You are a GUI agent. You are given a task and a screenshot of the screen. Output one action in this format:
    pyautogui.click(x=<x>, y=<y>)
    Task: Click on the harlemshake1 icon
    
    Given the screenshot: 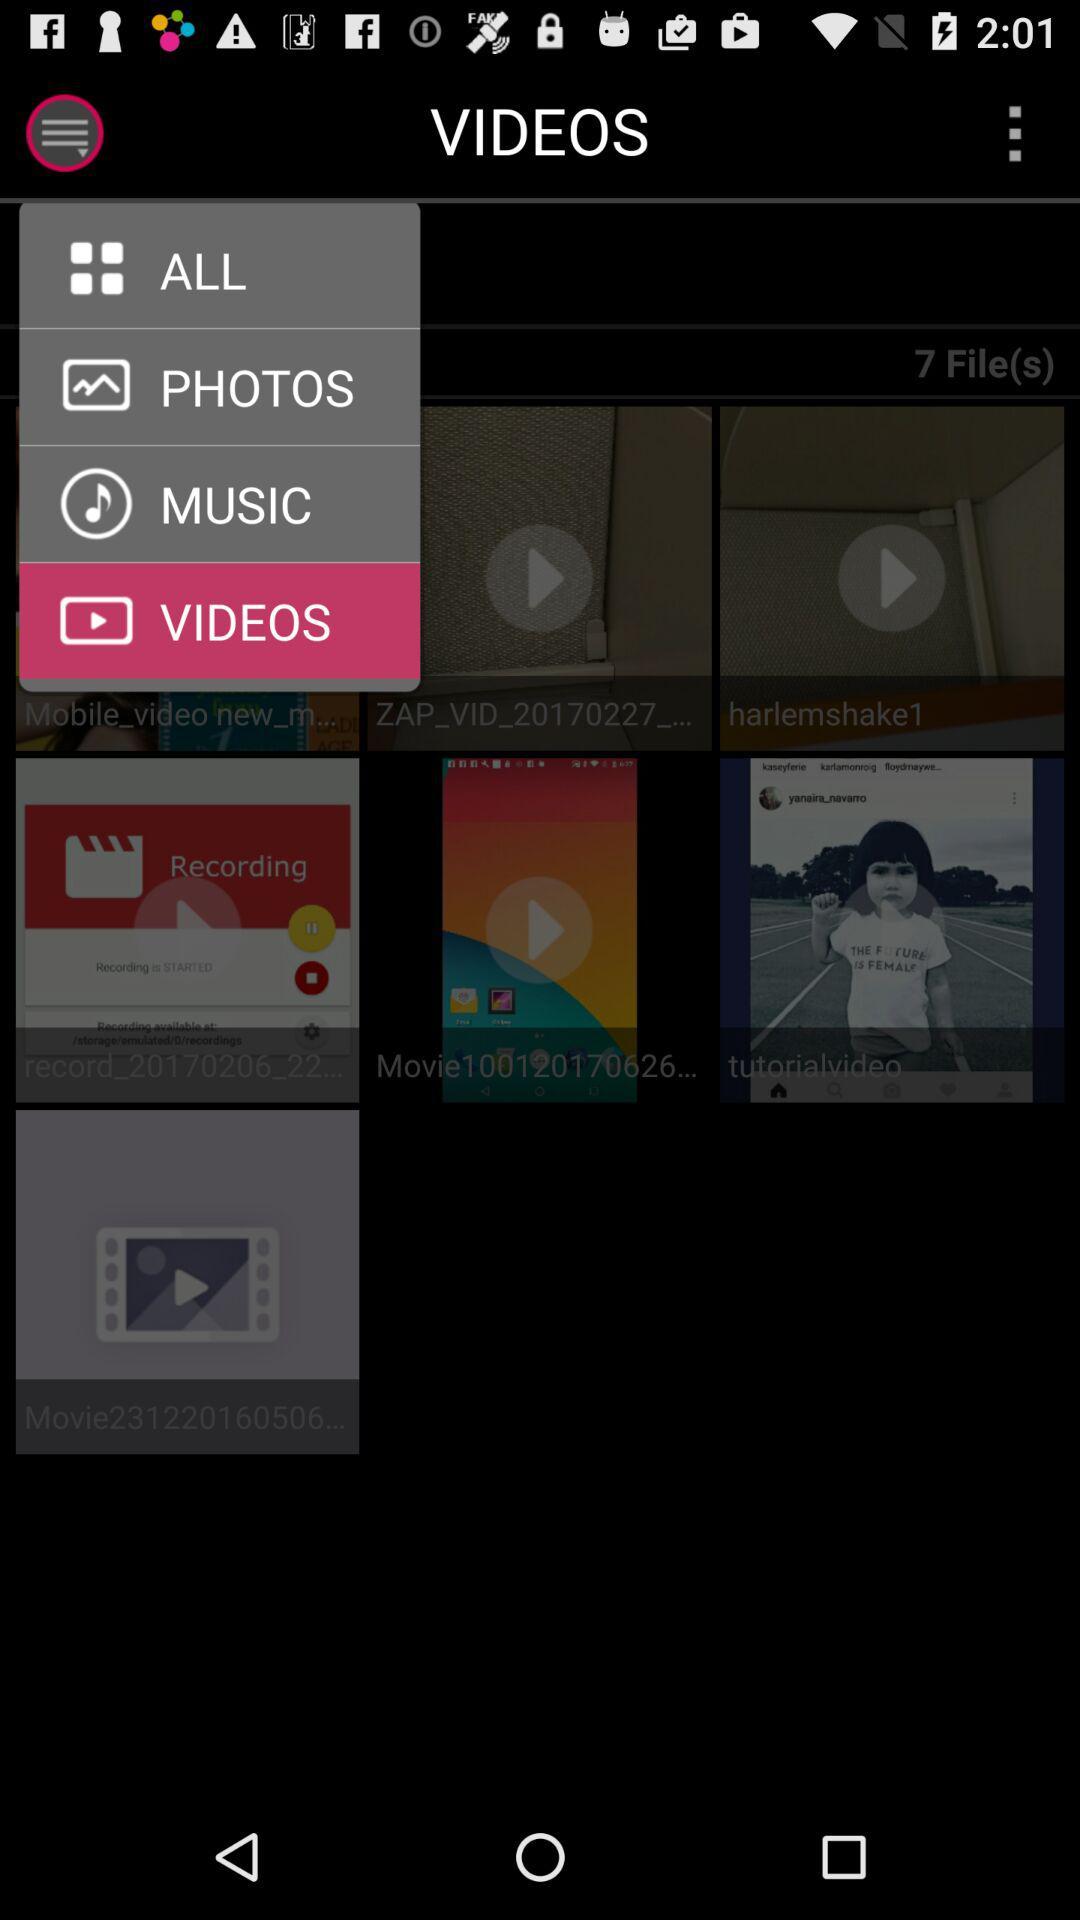 What is the action you would take?
    pyautogui.click(x=891, y=713)
    